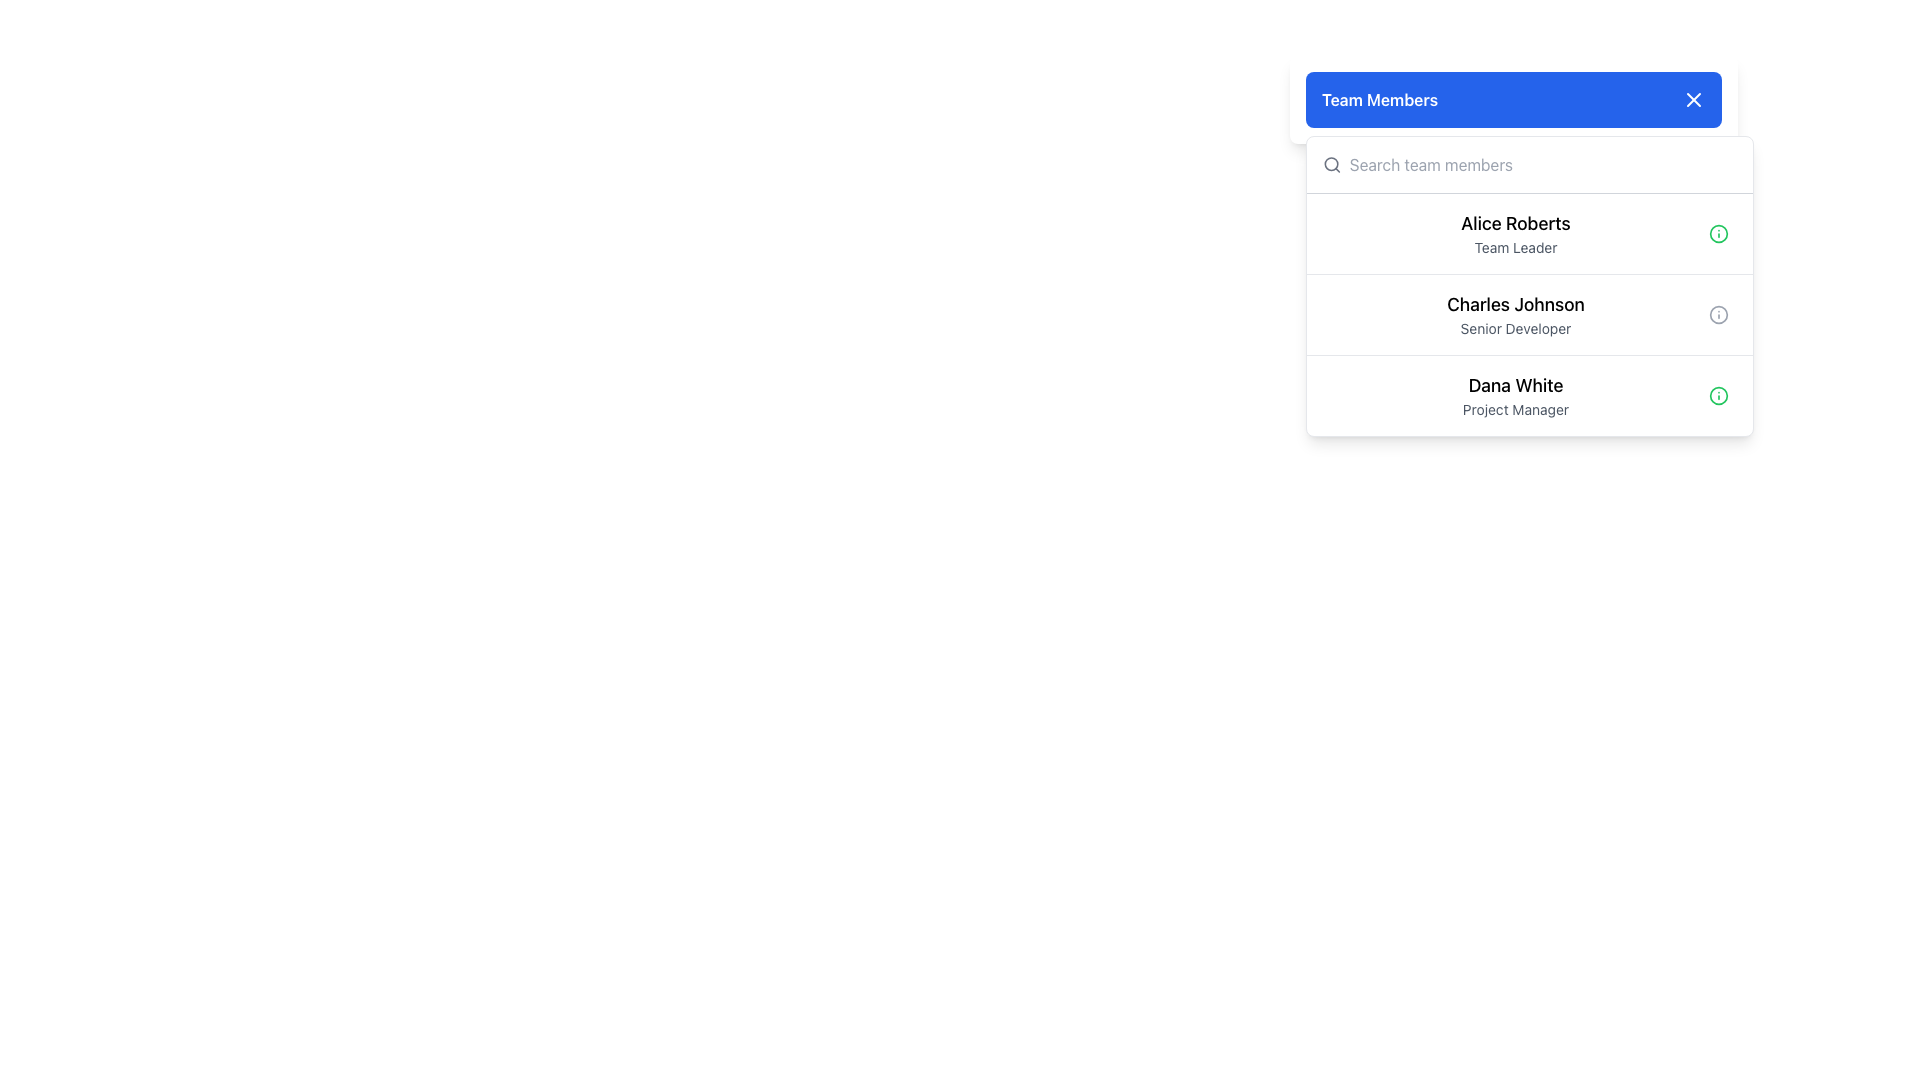  What do you see at coordinates (1529, 233) in the screenshot?
I see `the first list item under 'Team Members' which displays 'Alice Roberts' and 'Team Leader'` at bounding box center [1529, 233].